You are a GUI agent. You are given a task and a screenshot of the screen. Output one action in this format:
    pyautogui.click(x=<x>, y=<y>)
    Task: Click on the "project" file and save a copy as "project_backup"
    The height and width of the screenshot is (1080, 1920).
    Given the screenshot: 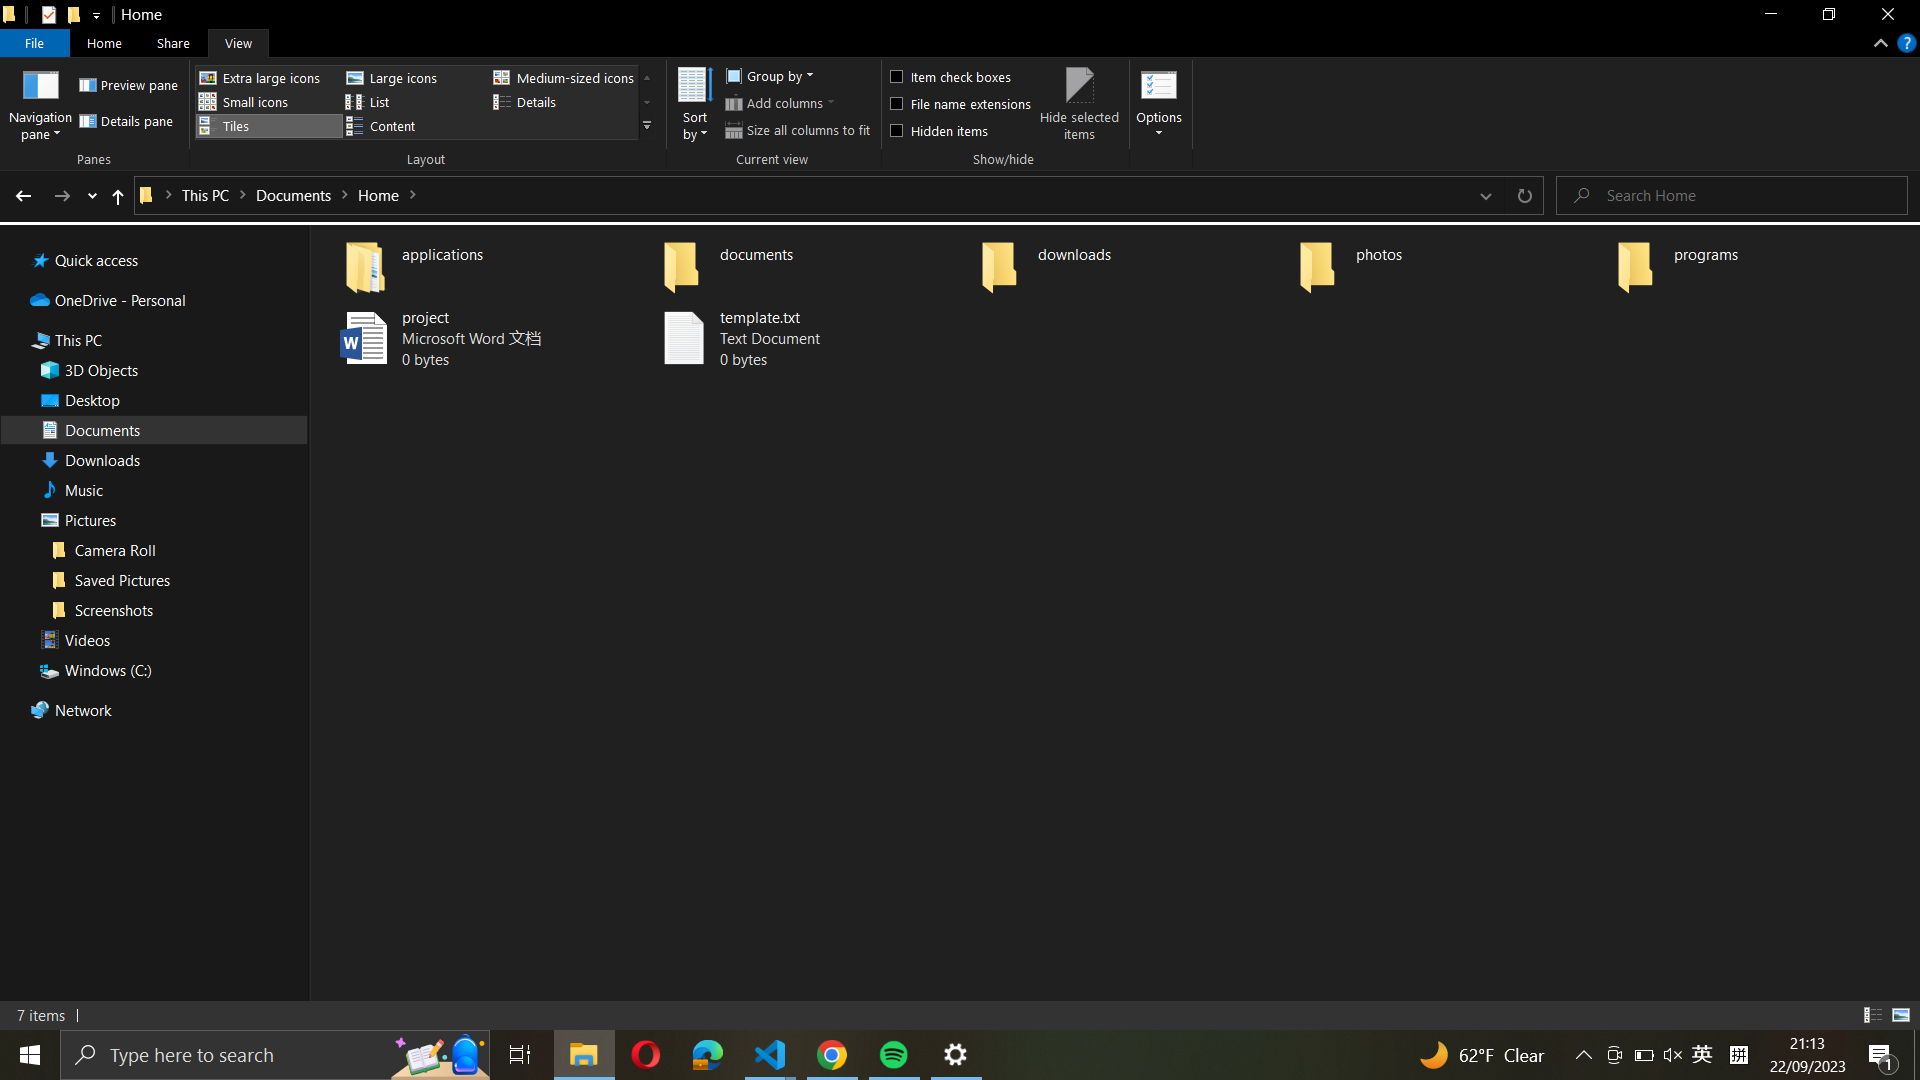 What is the action you would take?
    pyautogui.click(x=476, y=338)
    